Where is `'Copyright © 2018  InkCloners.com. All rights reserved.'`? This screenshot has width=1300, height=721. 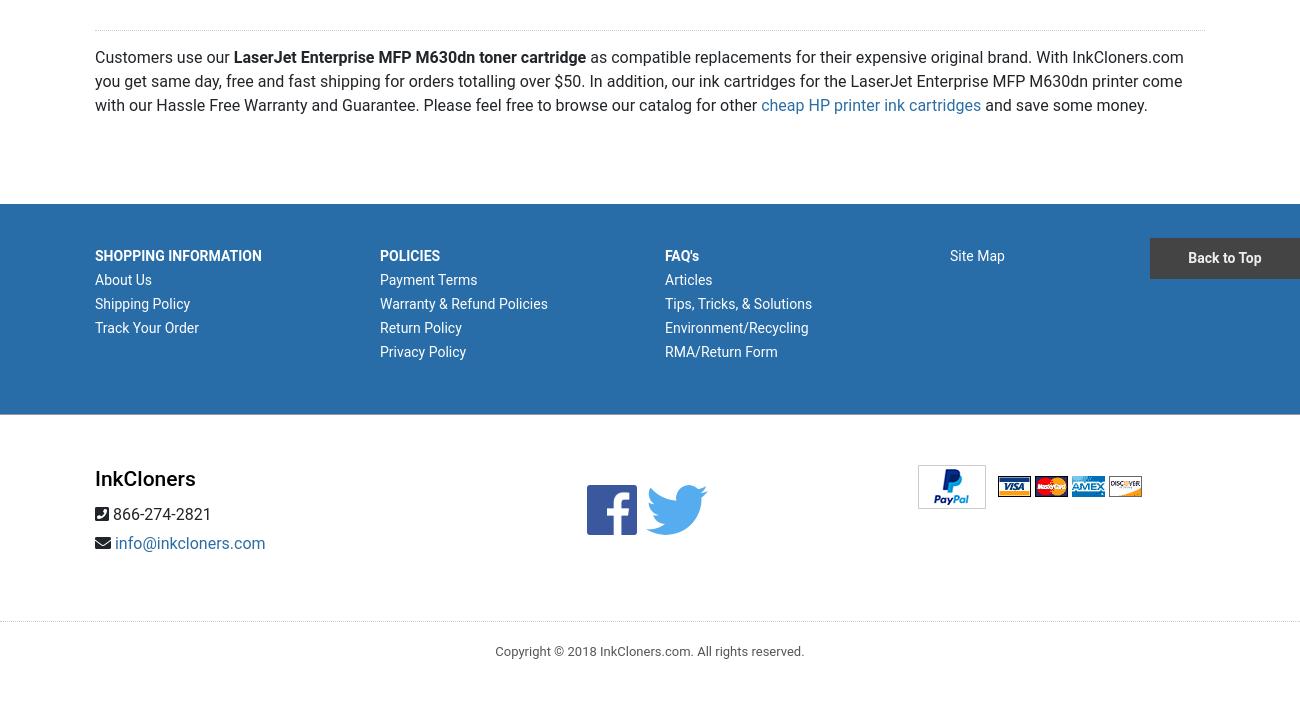 'Copyright © 2018  InkCloners.com. All rights reserved.' is located at coordinates (649, 650).